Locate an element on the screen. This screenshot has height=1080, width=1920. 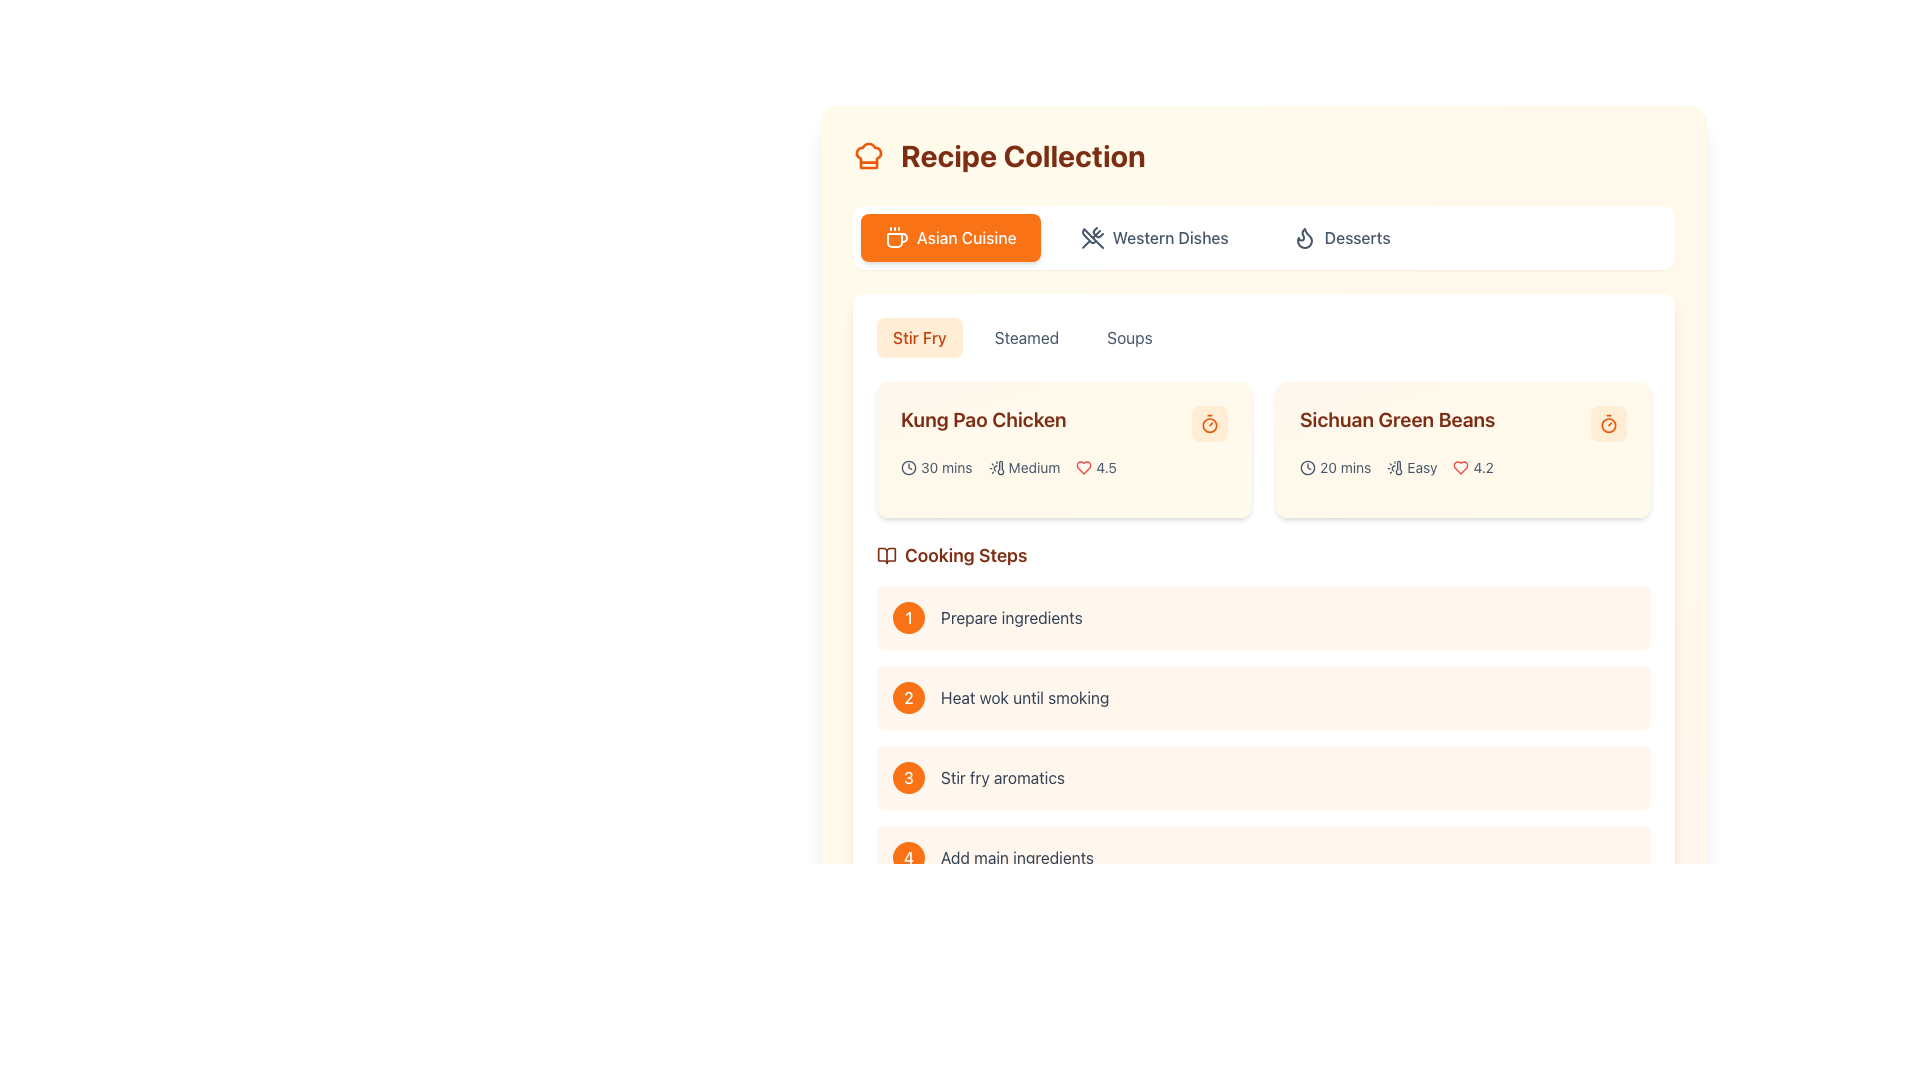
the heat indicator icon for the 'Kung Pao Chicken' recipe, which is the fourth icon in a group of icons located in the upper-right area of the card is located at coordinates (1000, 467).